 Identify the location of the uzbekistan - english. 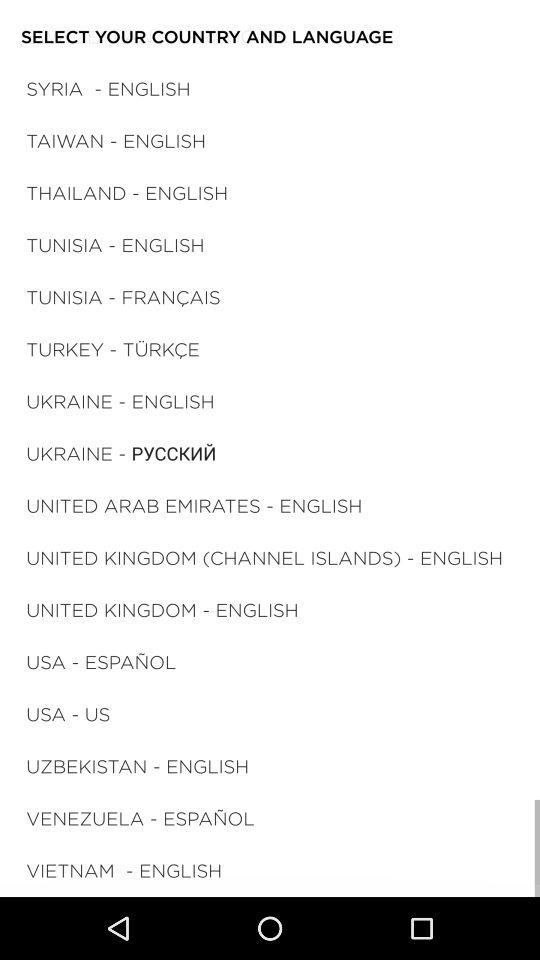
(136, 765).